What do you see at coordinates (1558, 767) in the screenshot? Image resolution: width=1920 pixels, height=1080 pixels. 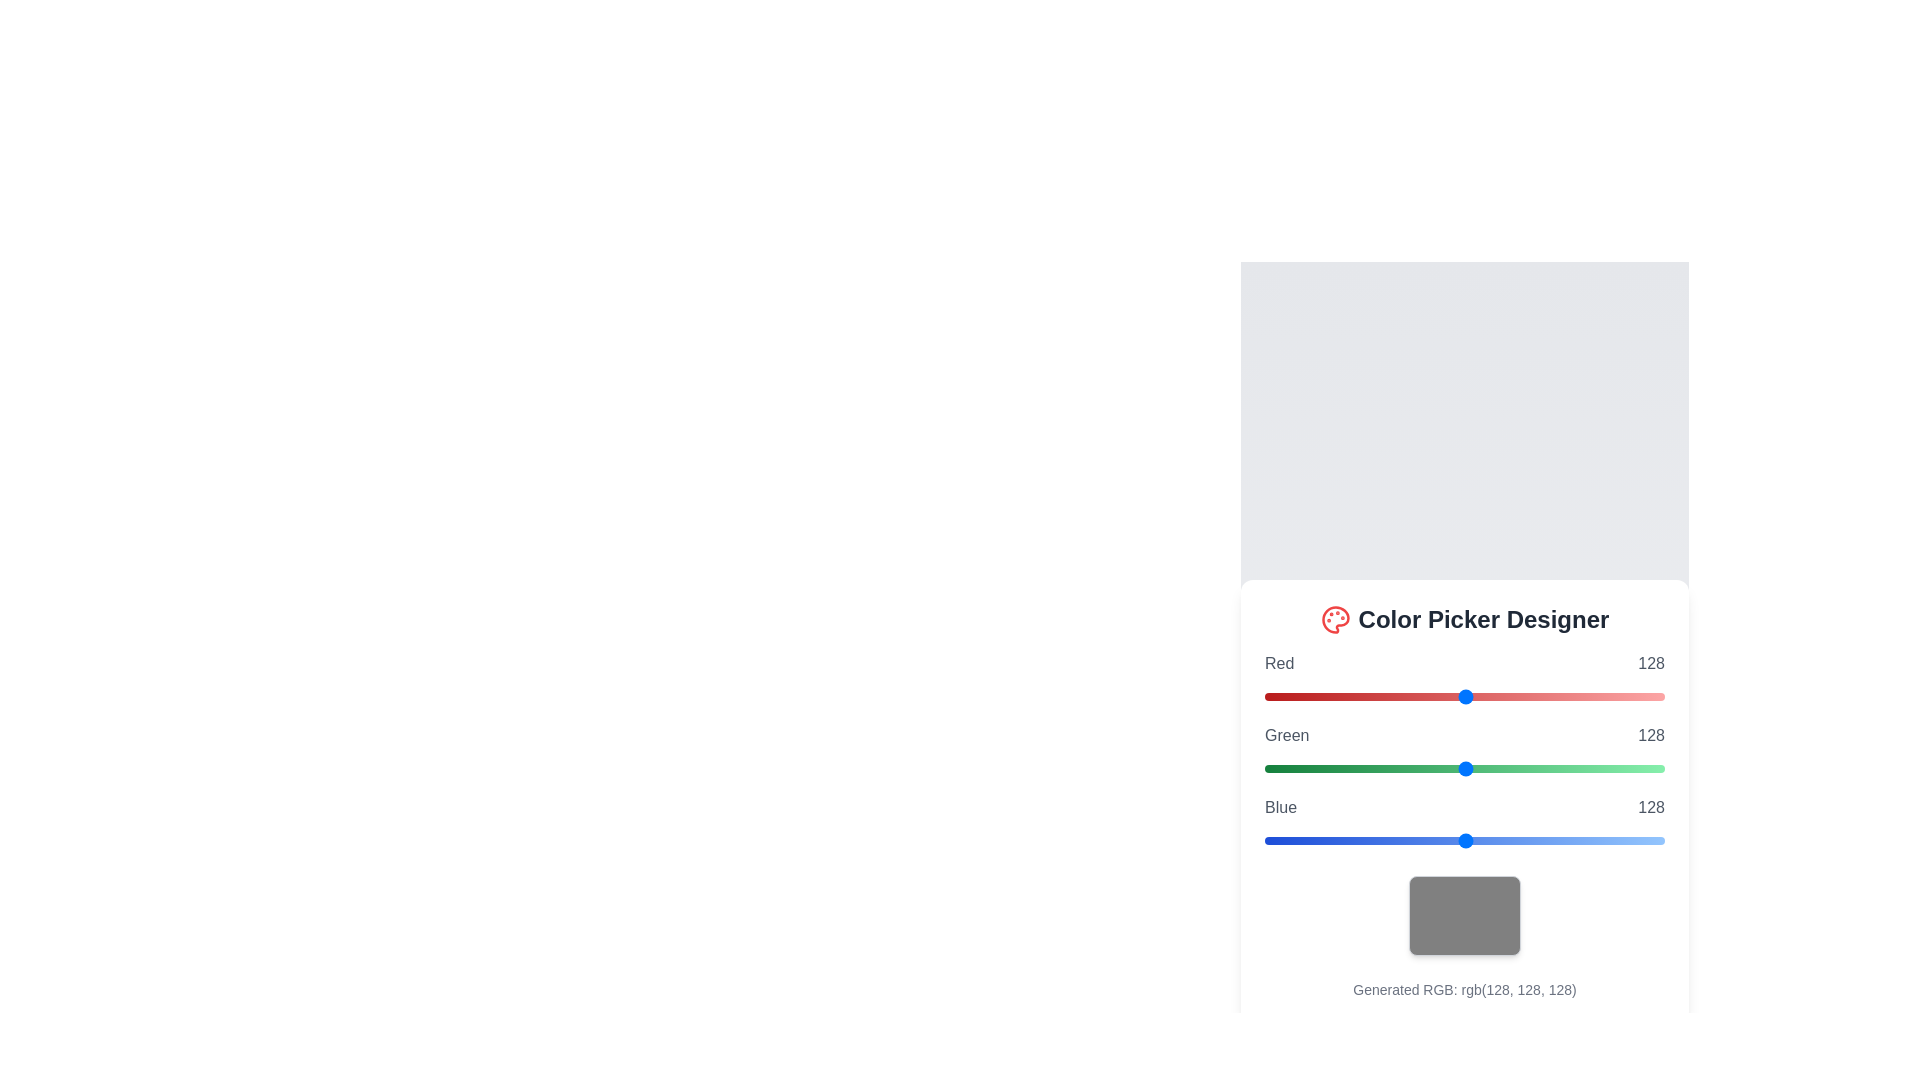 I see `the green slider to set its value to 188` at bounding box center [1558, 767].